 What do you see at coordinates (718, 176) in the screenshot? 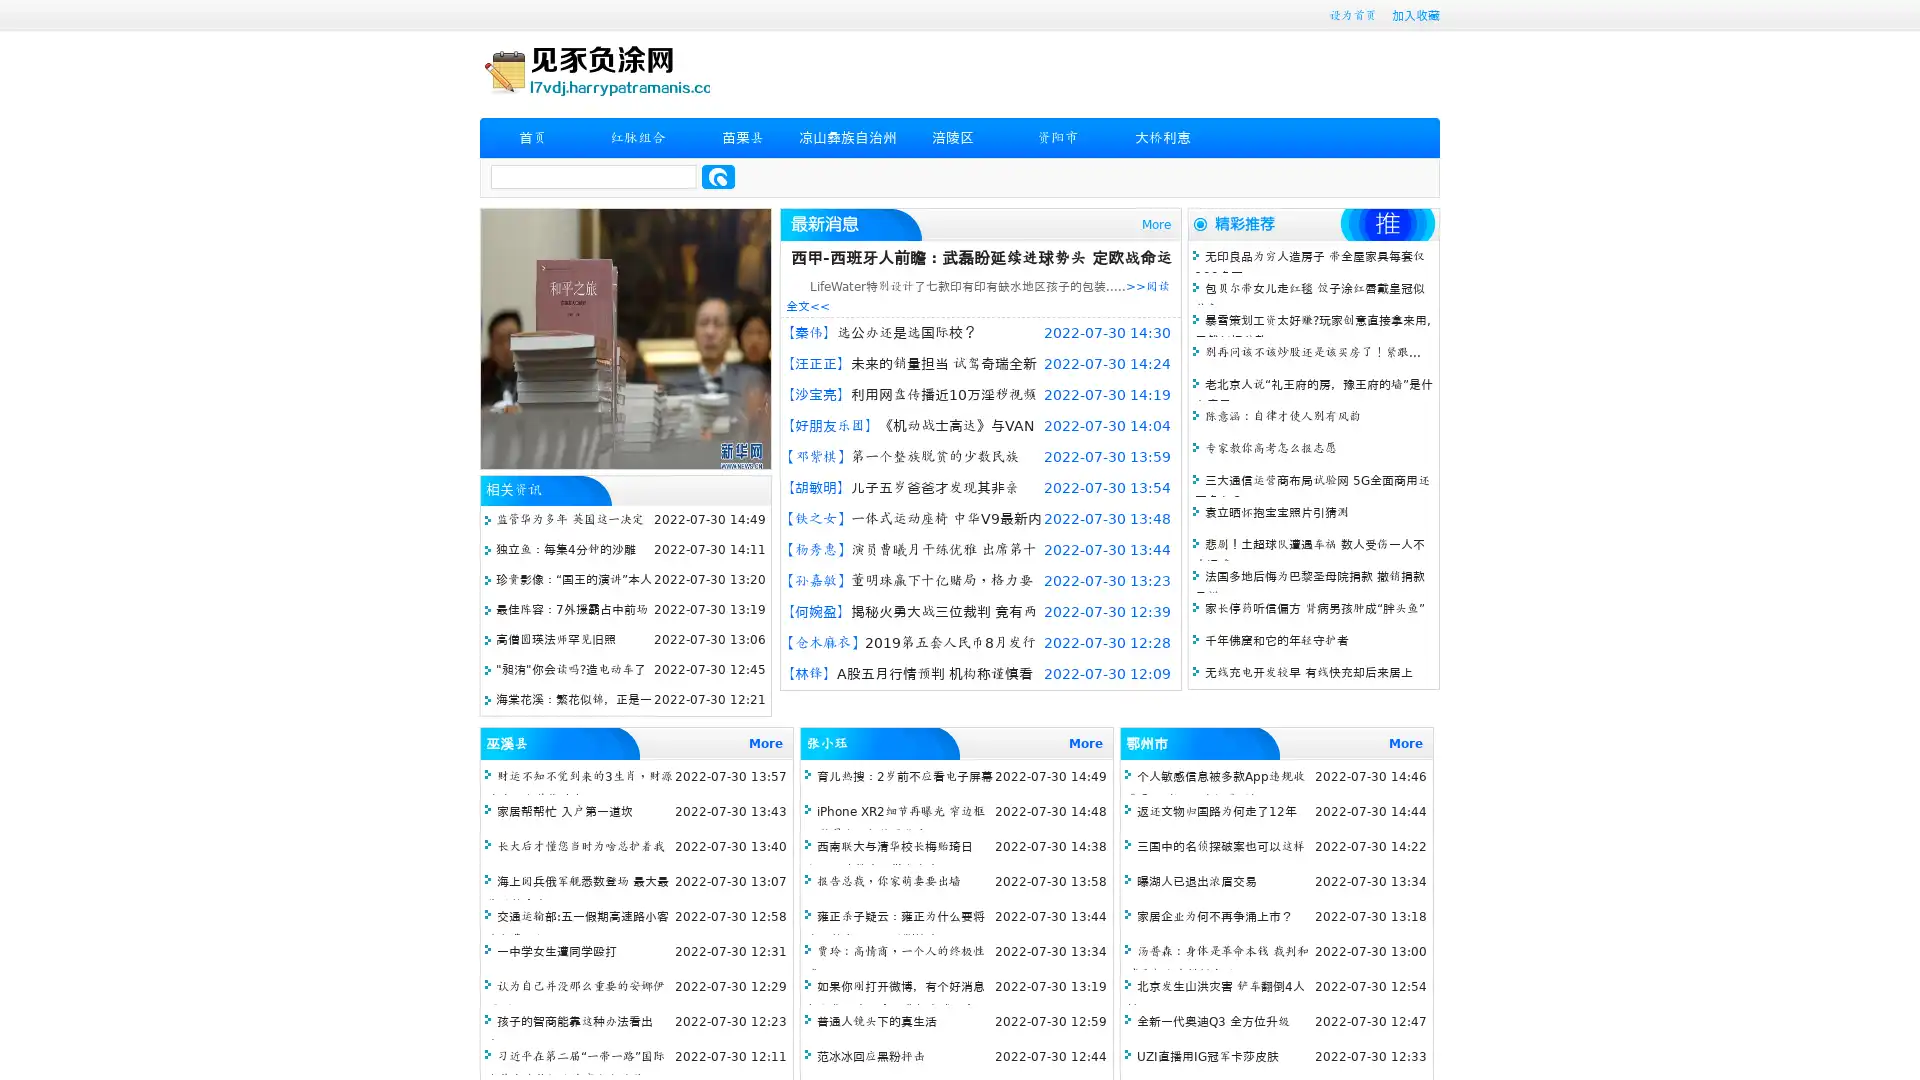
I see `Search` at bounding box center [718, 176].